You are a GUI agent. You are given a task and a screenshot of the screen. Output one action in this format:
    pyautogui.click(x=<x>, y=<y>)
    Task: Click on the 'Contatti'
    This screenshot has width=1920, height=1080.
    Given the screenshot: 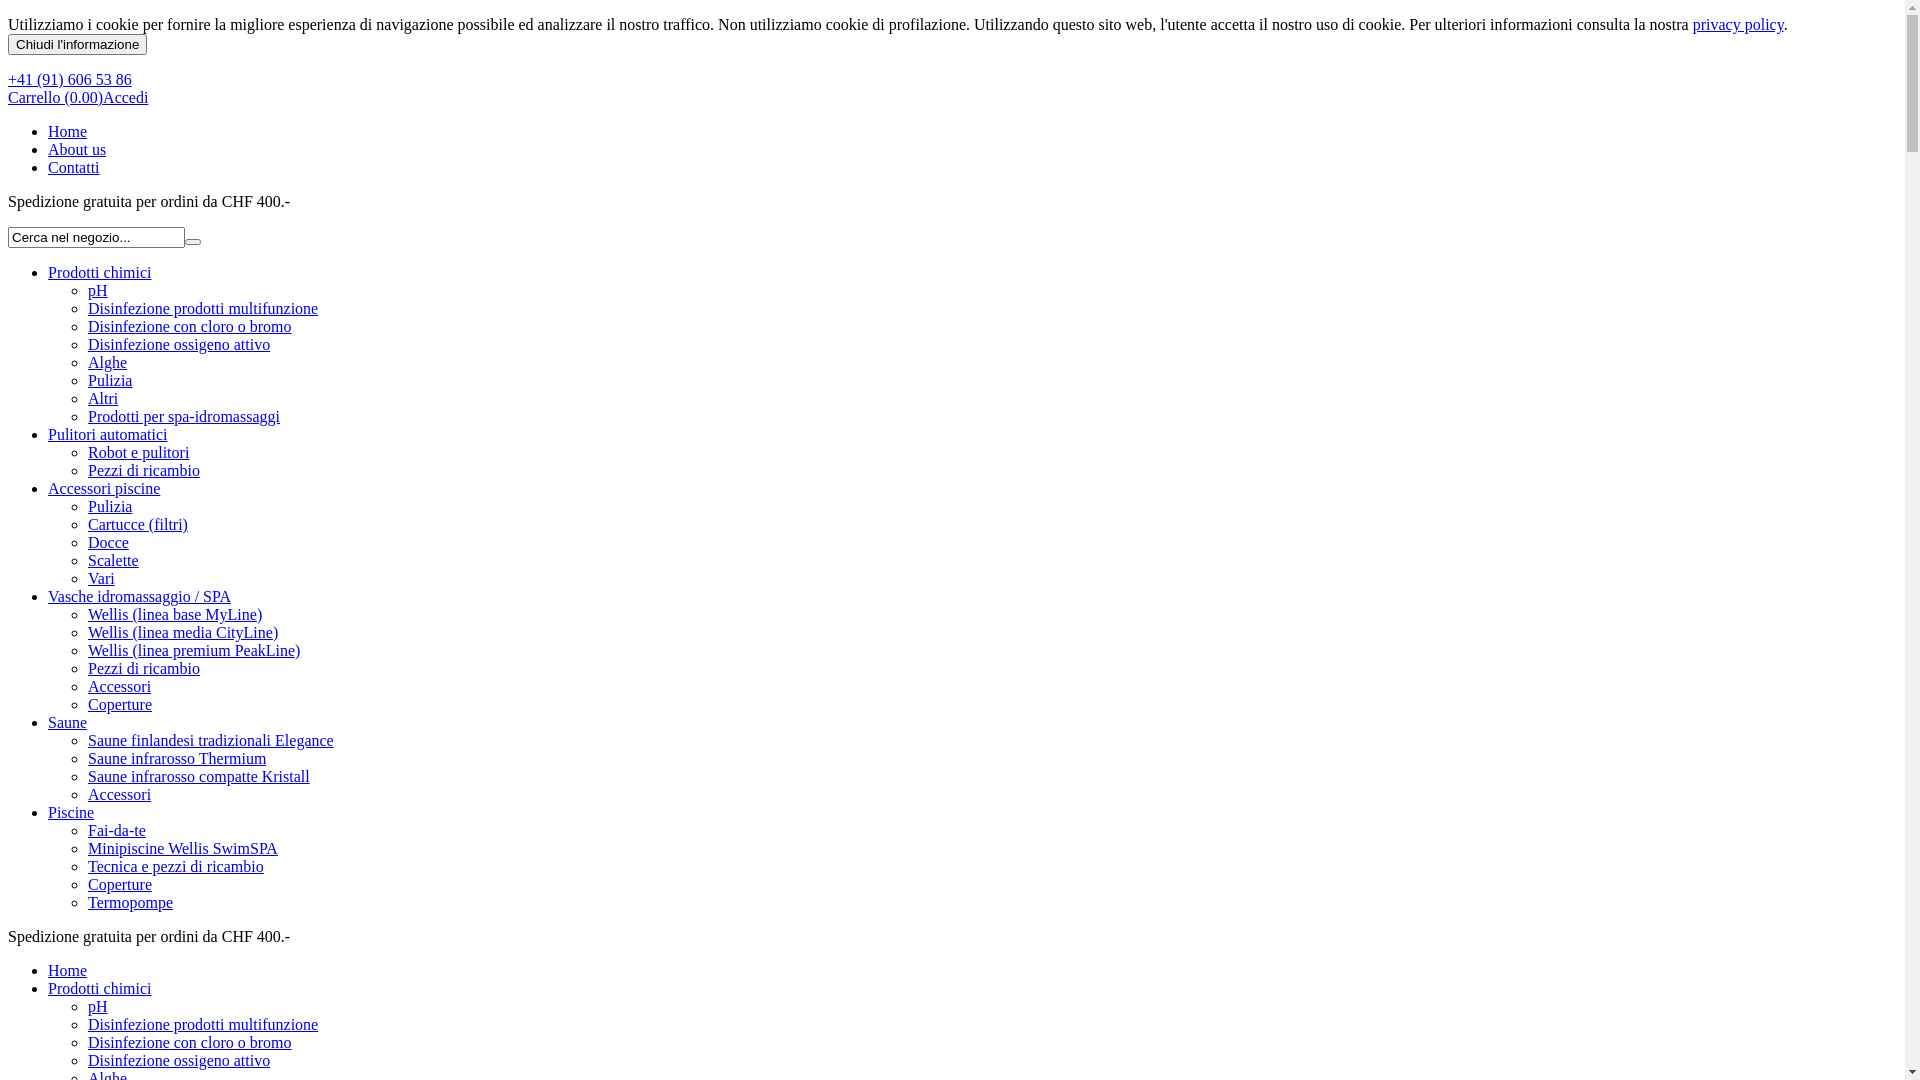 What is the action you would take?
    pyautogui.click(x=73, y=166)
    